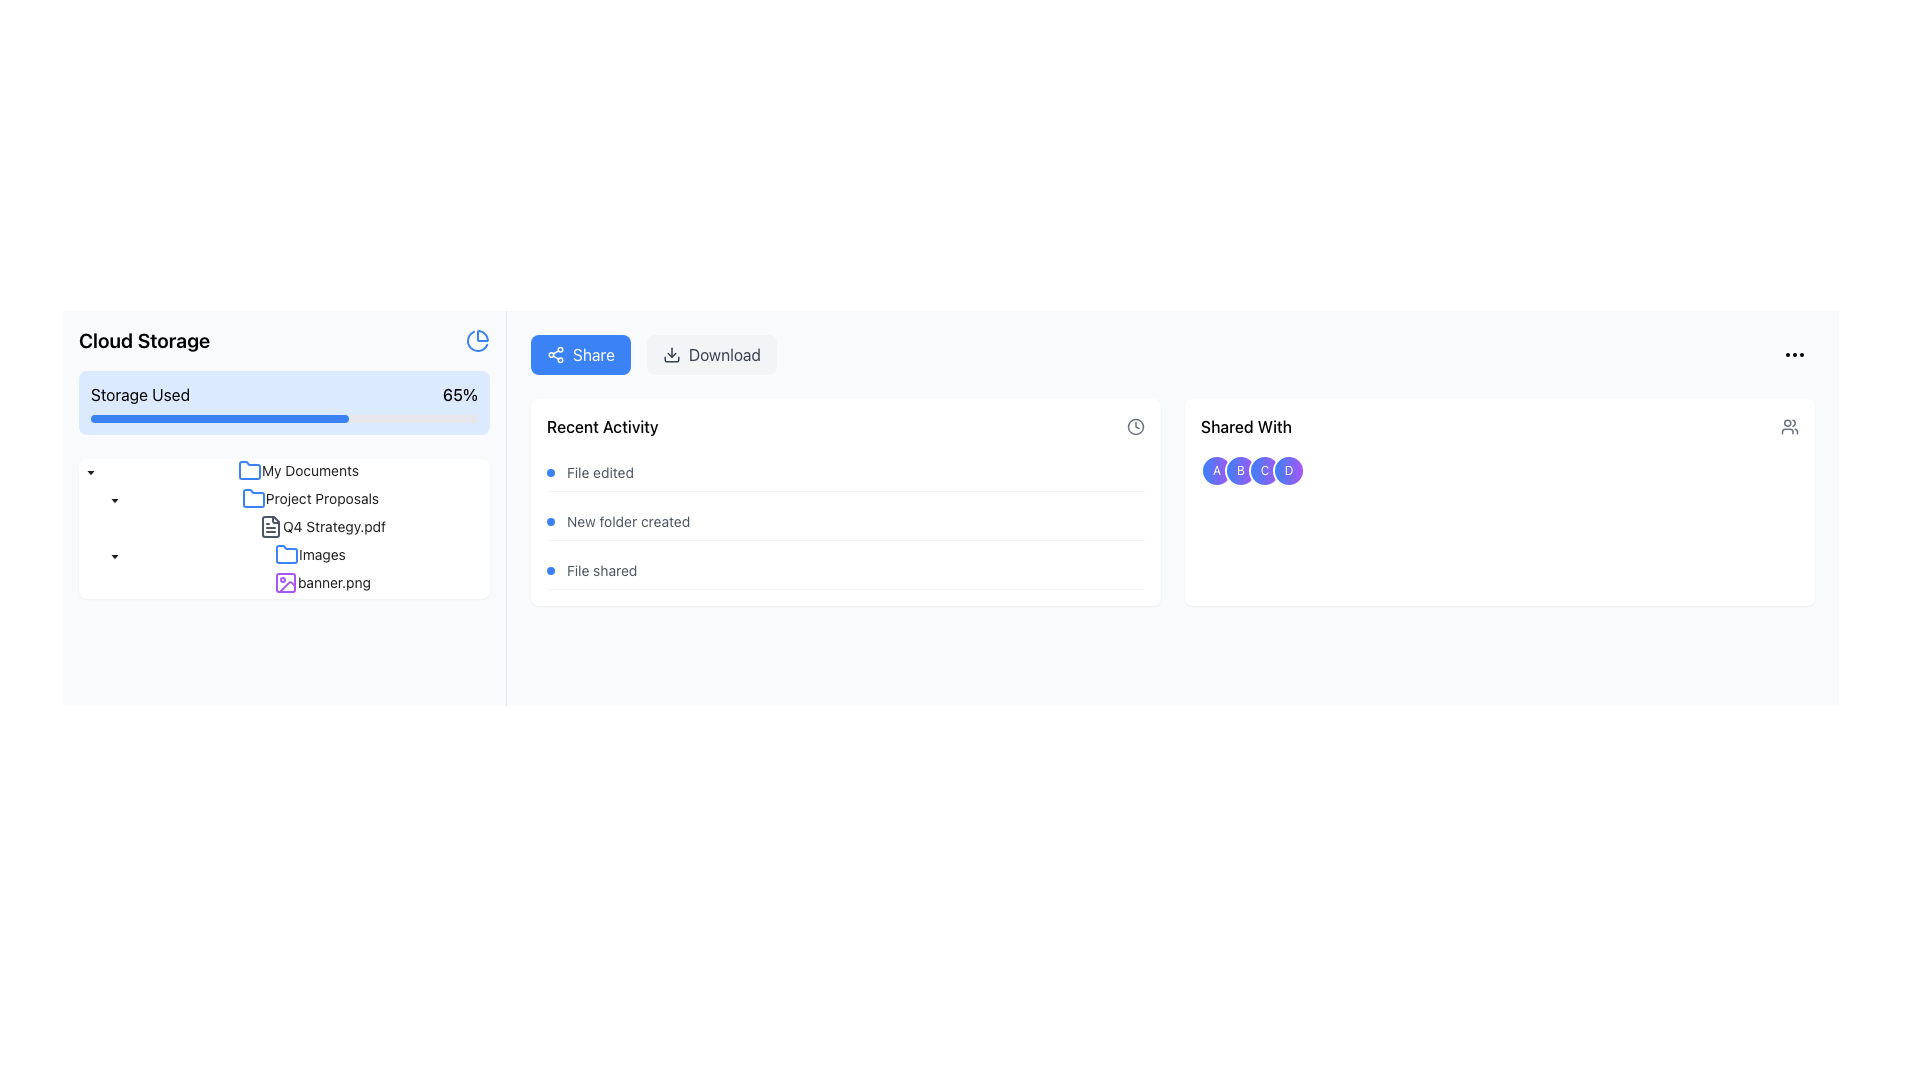 The width and height of the screenshot is (1920, 1080). Describe the element at coordinates (601, 426) in the screenshot. I see `the Text Label indicating recent activities, which is positioned near the top-left of a rectangular area and to the left of a clock icon` at that location.